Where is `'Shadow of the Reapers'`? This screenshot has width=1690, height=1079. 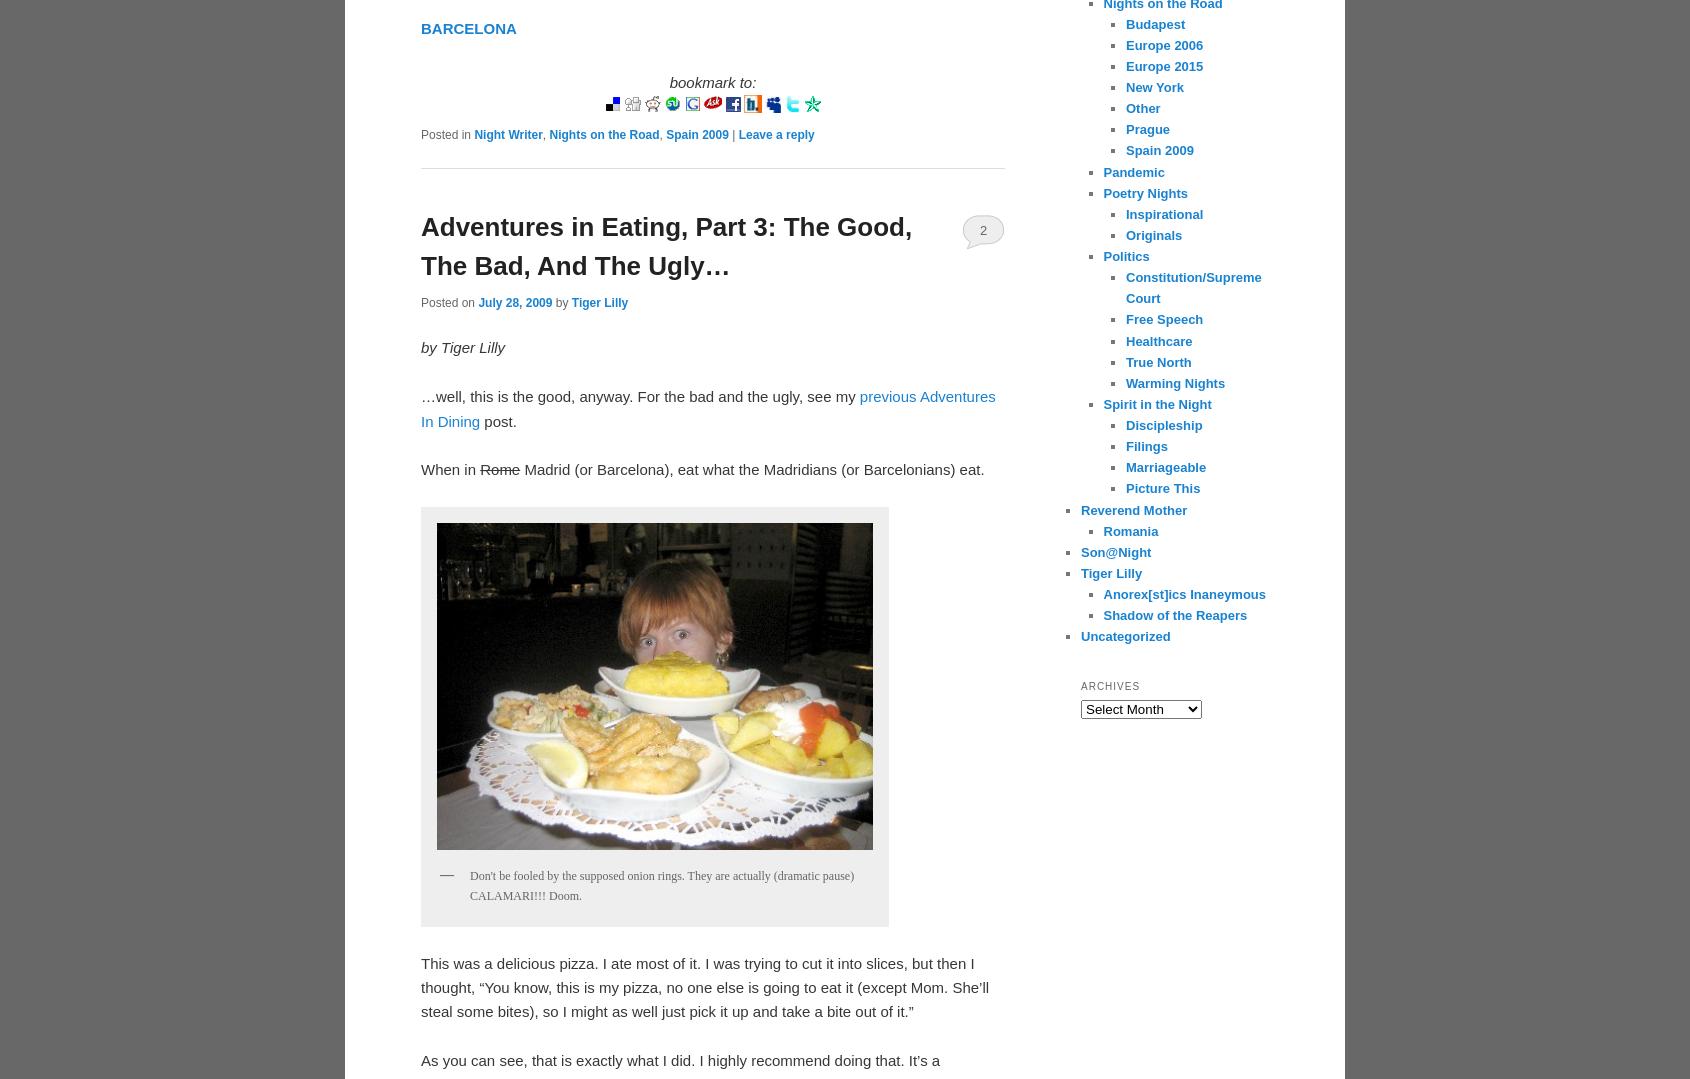 'Shadow of the Reapers' is located at coordinates (1175, 615).